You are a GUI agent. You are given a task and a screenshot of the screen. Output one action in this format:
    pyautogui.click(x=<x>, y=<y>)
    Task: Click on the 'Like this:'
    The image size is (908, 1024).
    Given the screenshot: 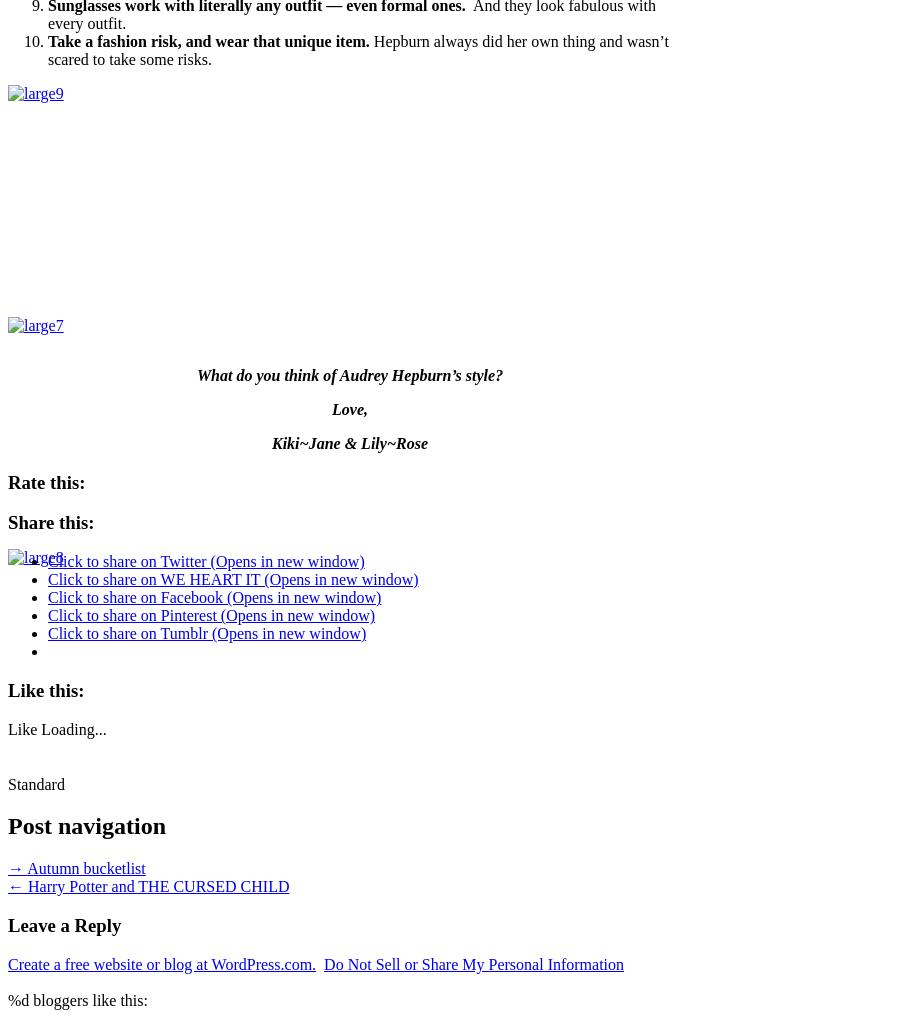 What is the action you would take?
    pyautogui.click(x=6, y=689)
    